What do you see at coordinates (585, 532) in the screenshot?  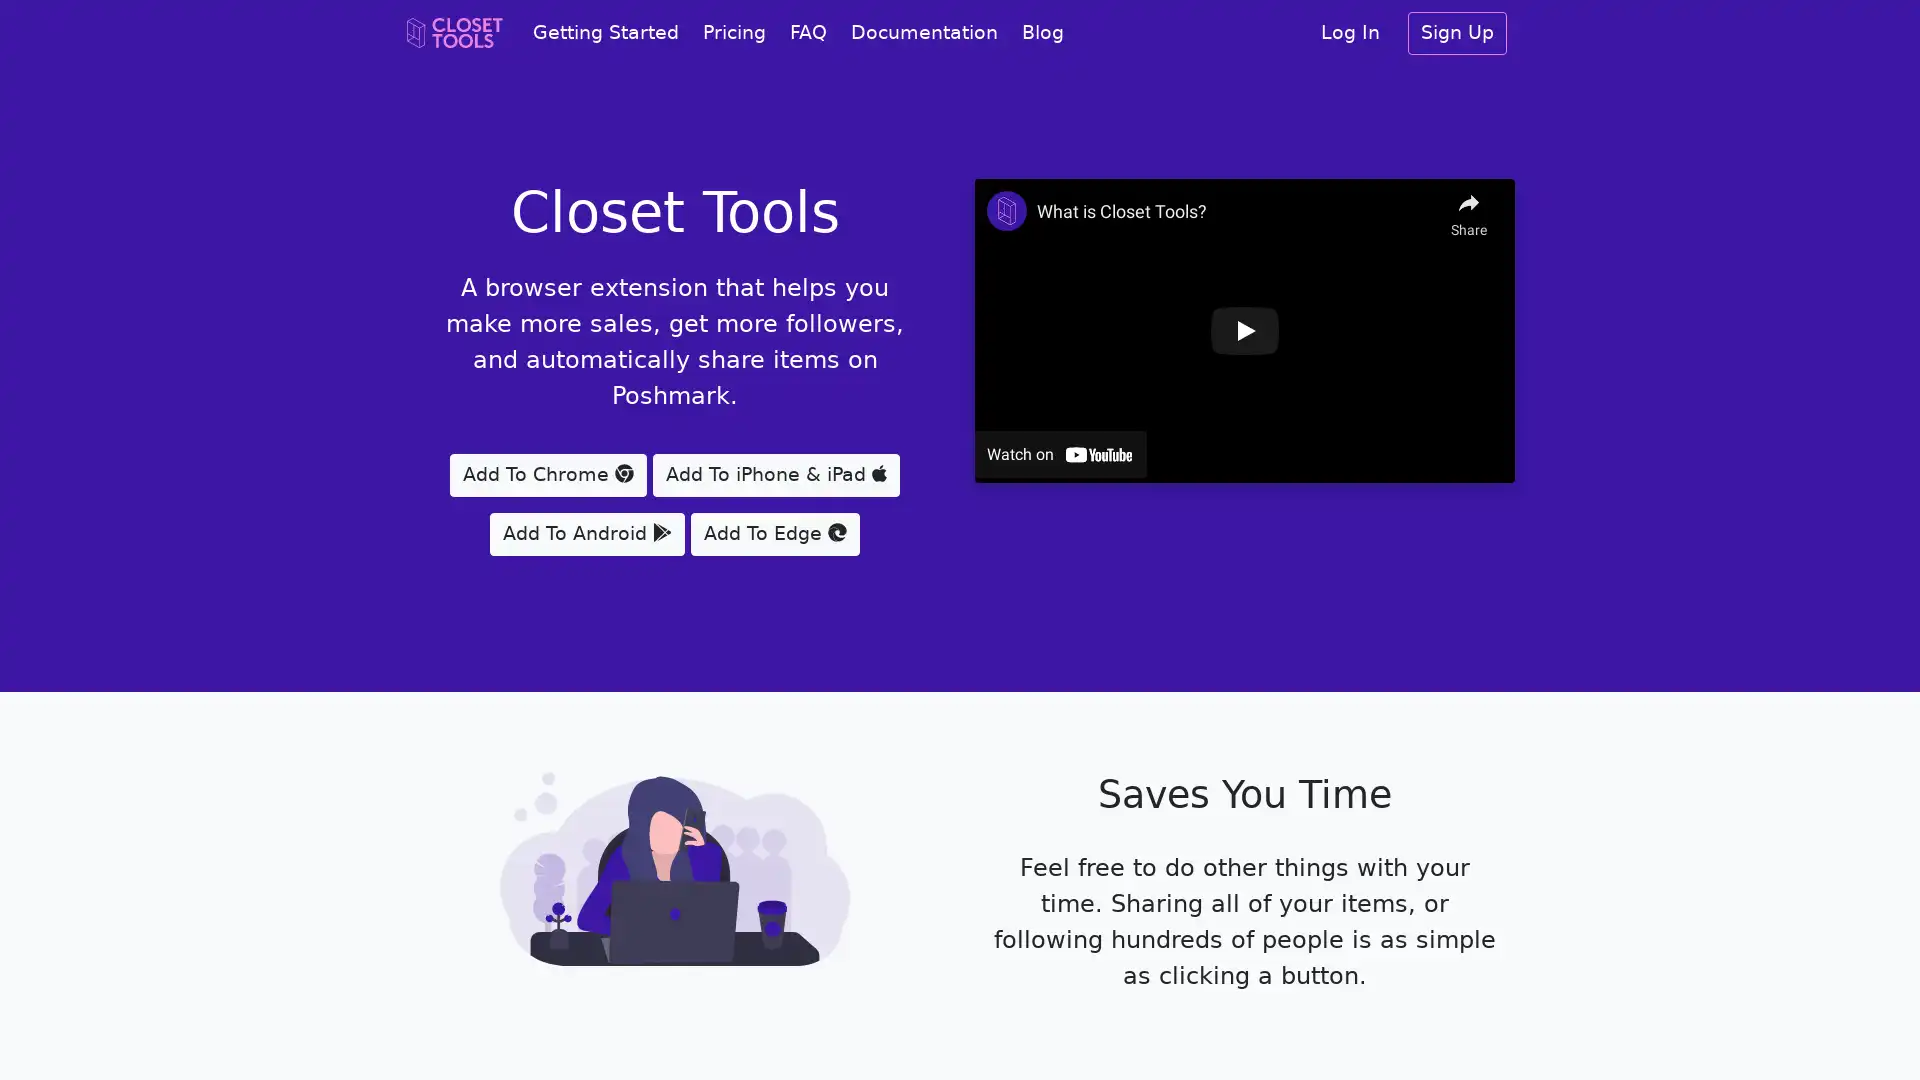 I see `Add To Android` at bounding box center [585, 532].